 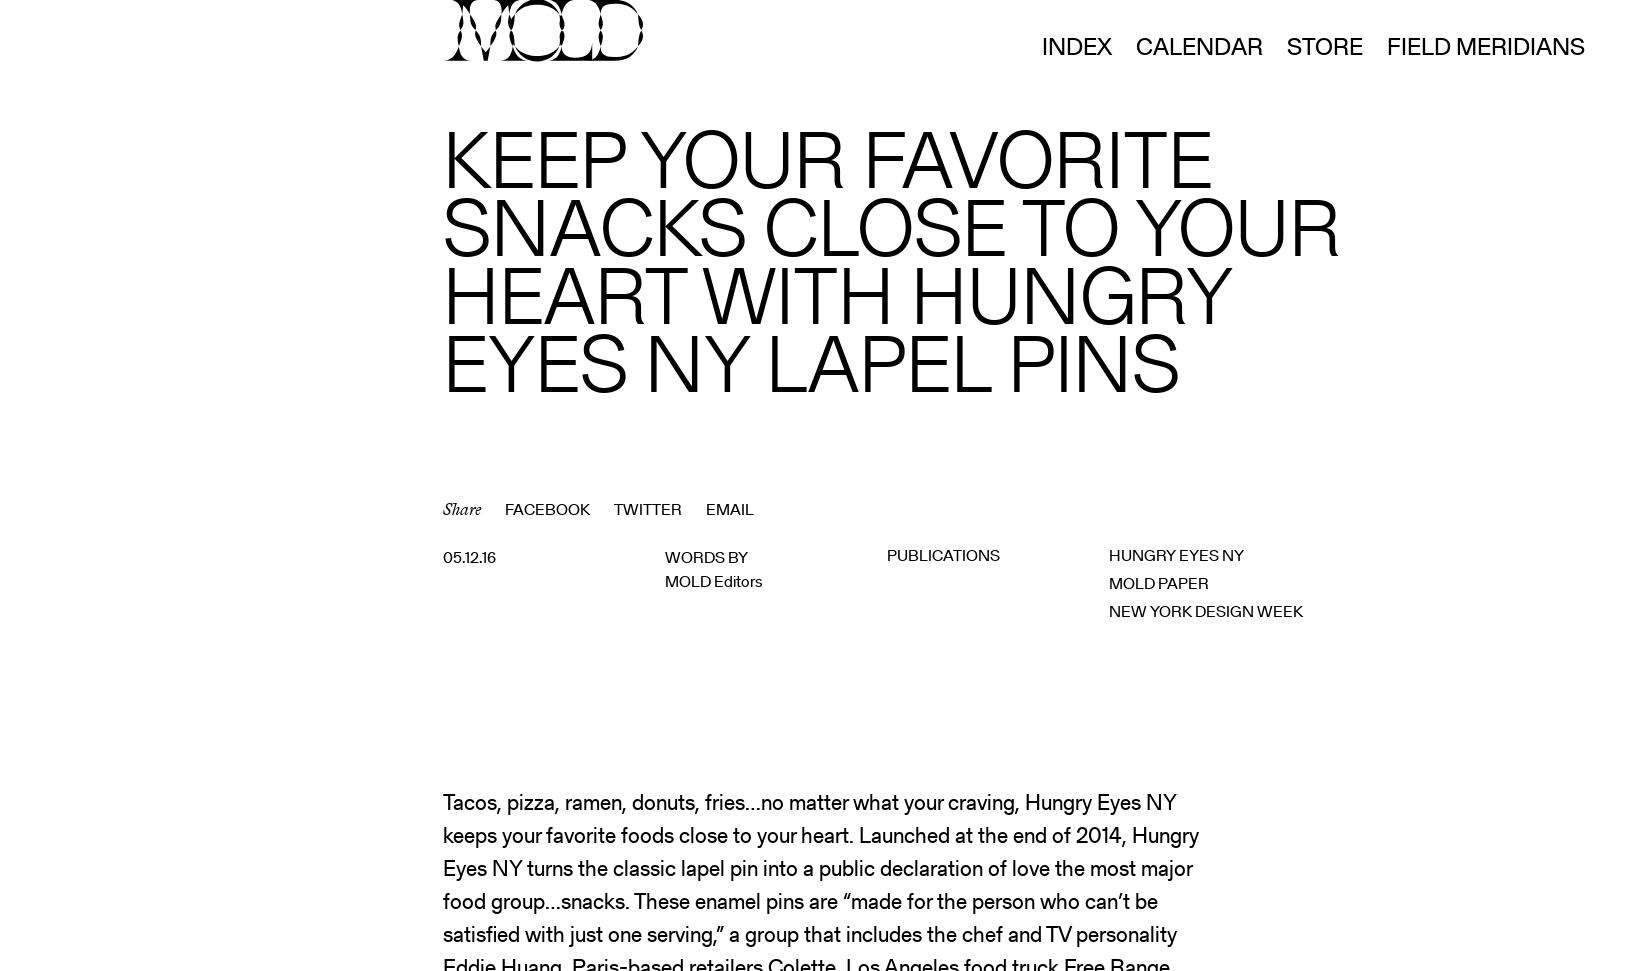 What do you see at coordinates (547, 508) in the screenshot?
I see `'Facebook'` at bounding box center [547, 508].